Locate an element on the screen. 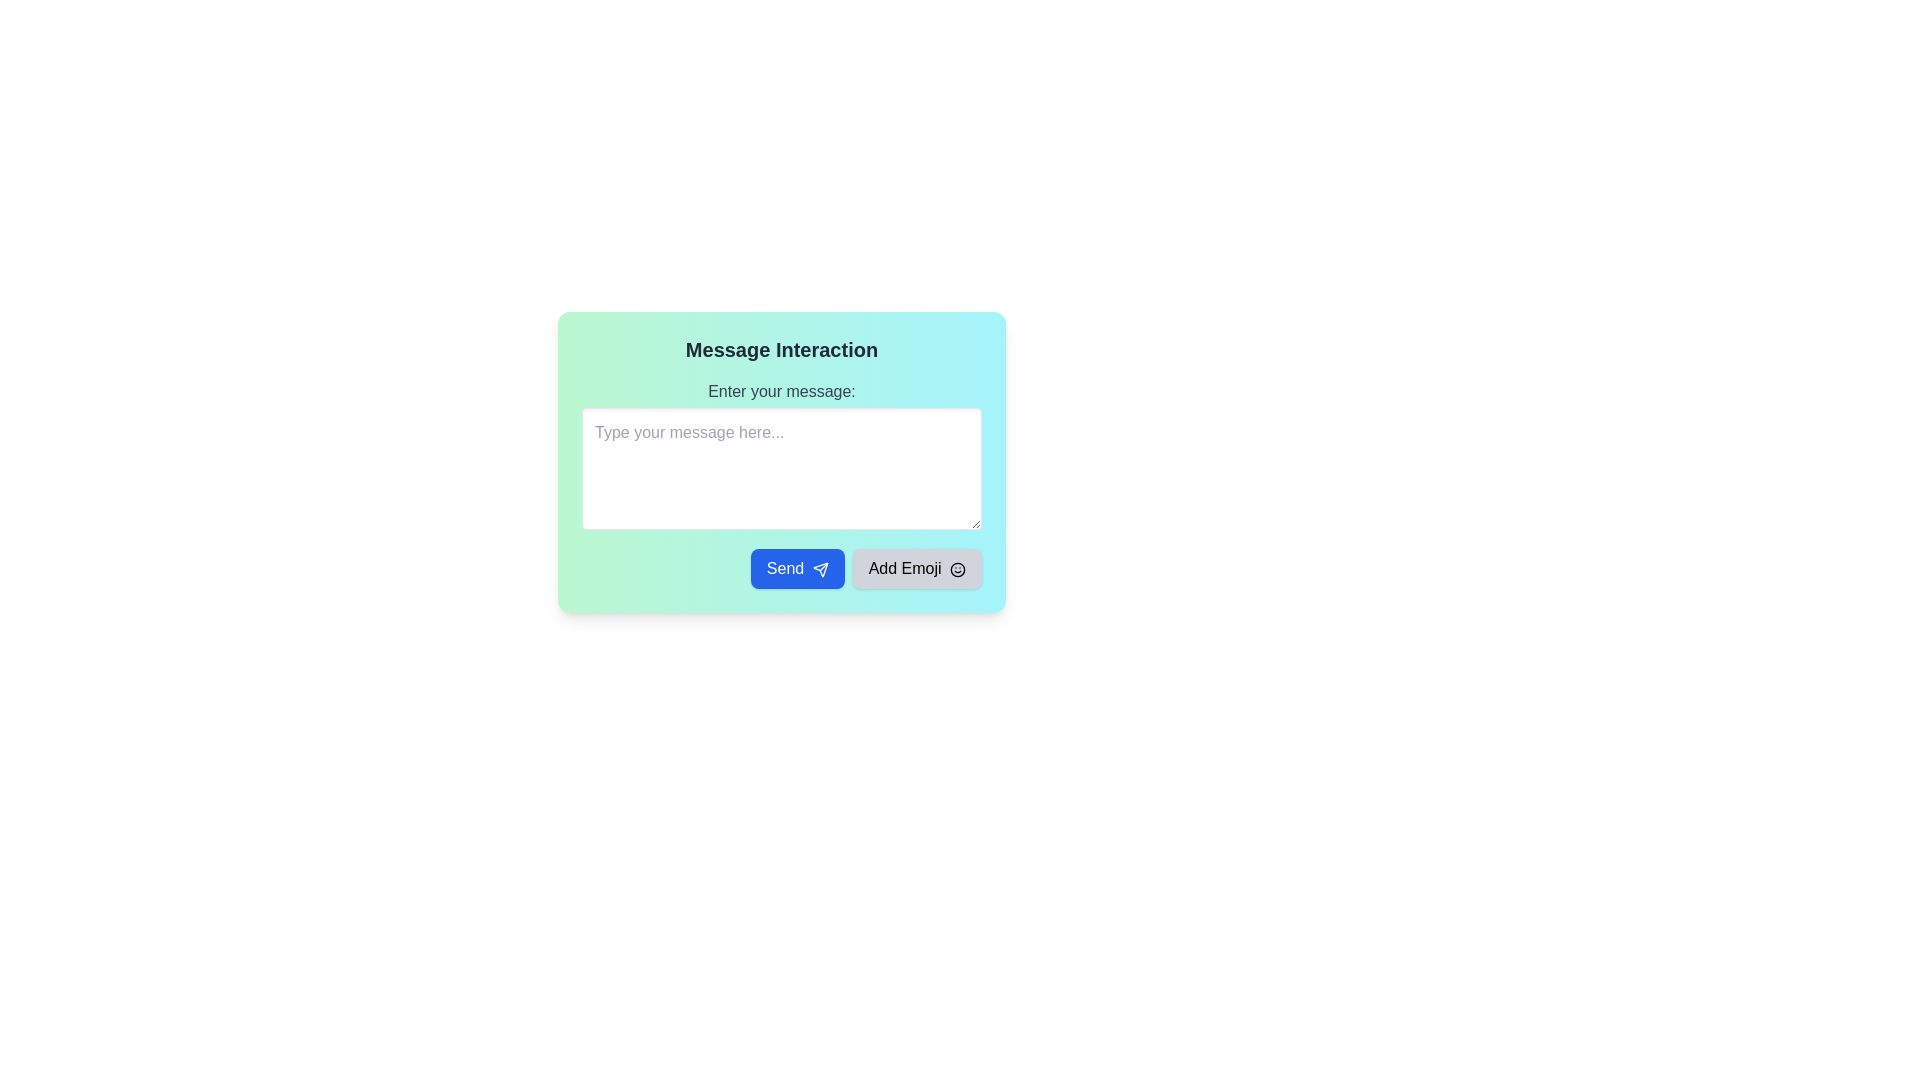 The image size is (1920, 1080). the 'Add Emoji' button, which is a light gray rectangular button with rounded corners located to the right of the 'Send' button is located at coordinates (916, 569).